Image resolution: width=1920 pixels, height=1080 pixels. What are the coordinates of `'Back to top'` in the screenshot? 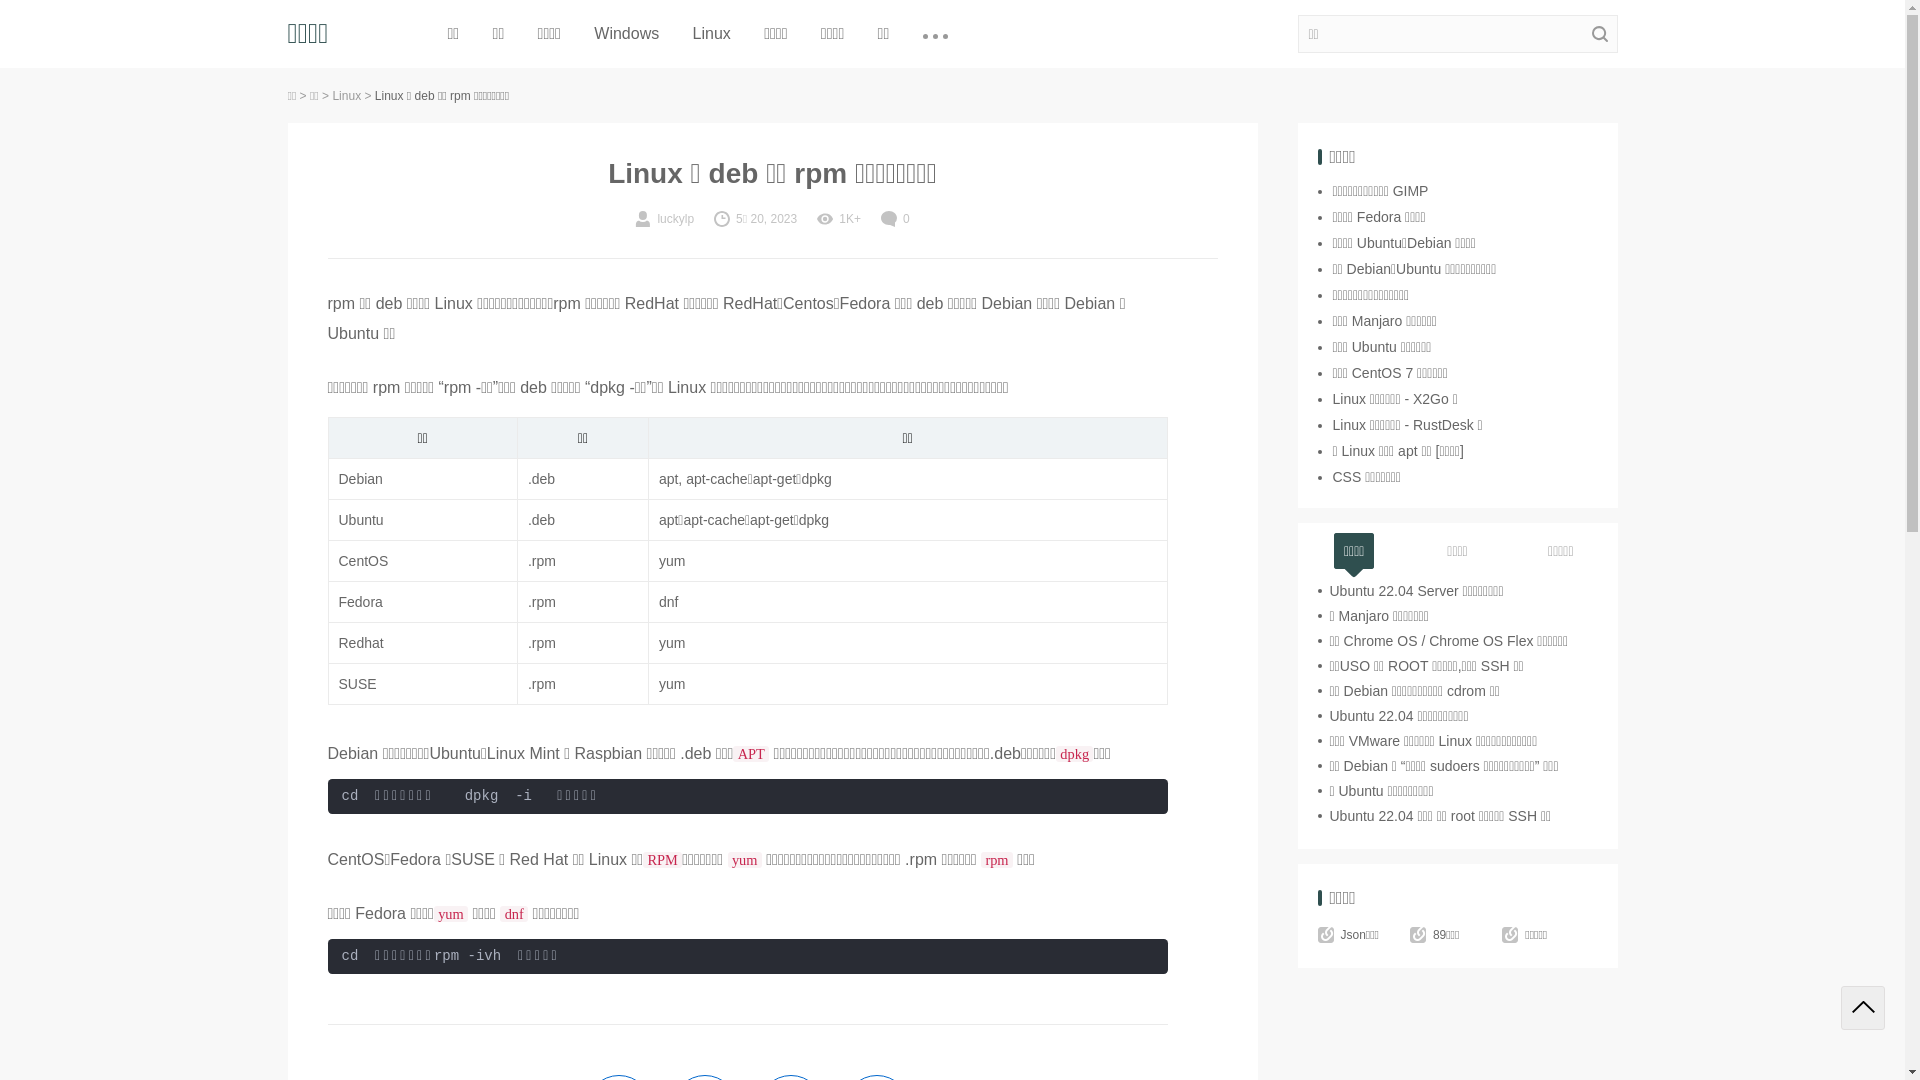 It's located at (1861, 1007).